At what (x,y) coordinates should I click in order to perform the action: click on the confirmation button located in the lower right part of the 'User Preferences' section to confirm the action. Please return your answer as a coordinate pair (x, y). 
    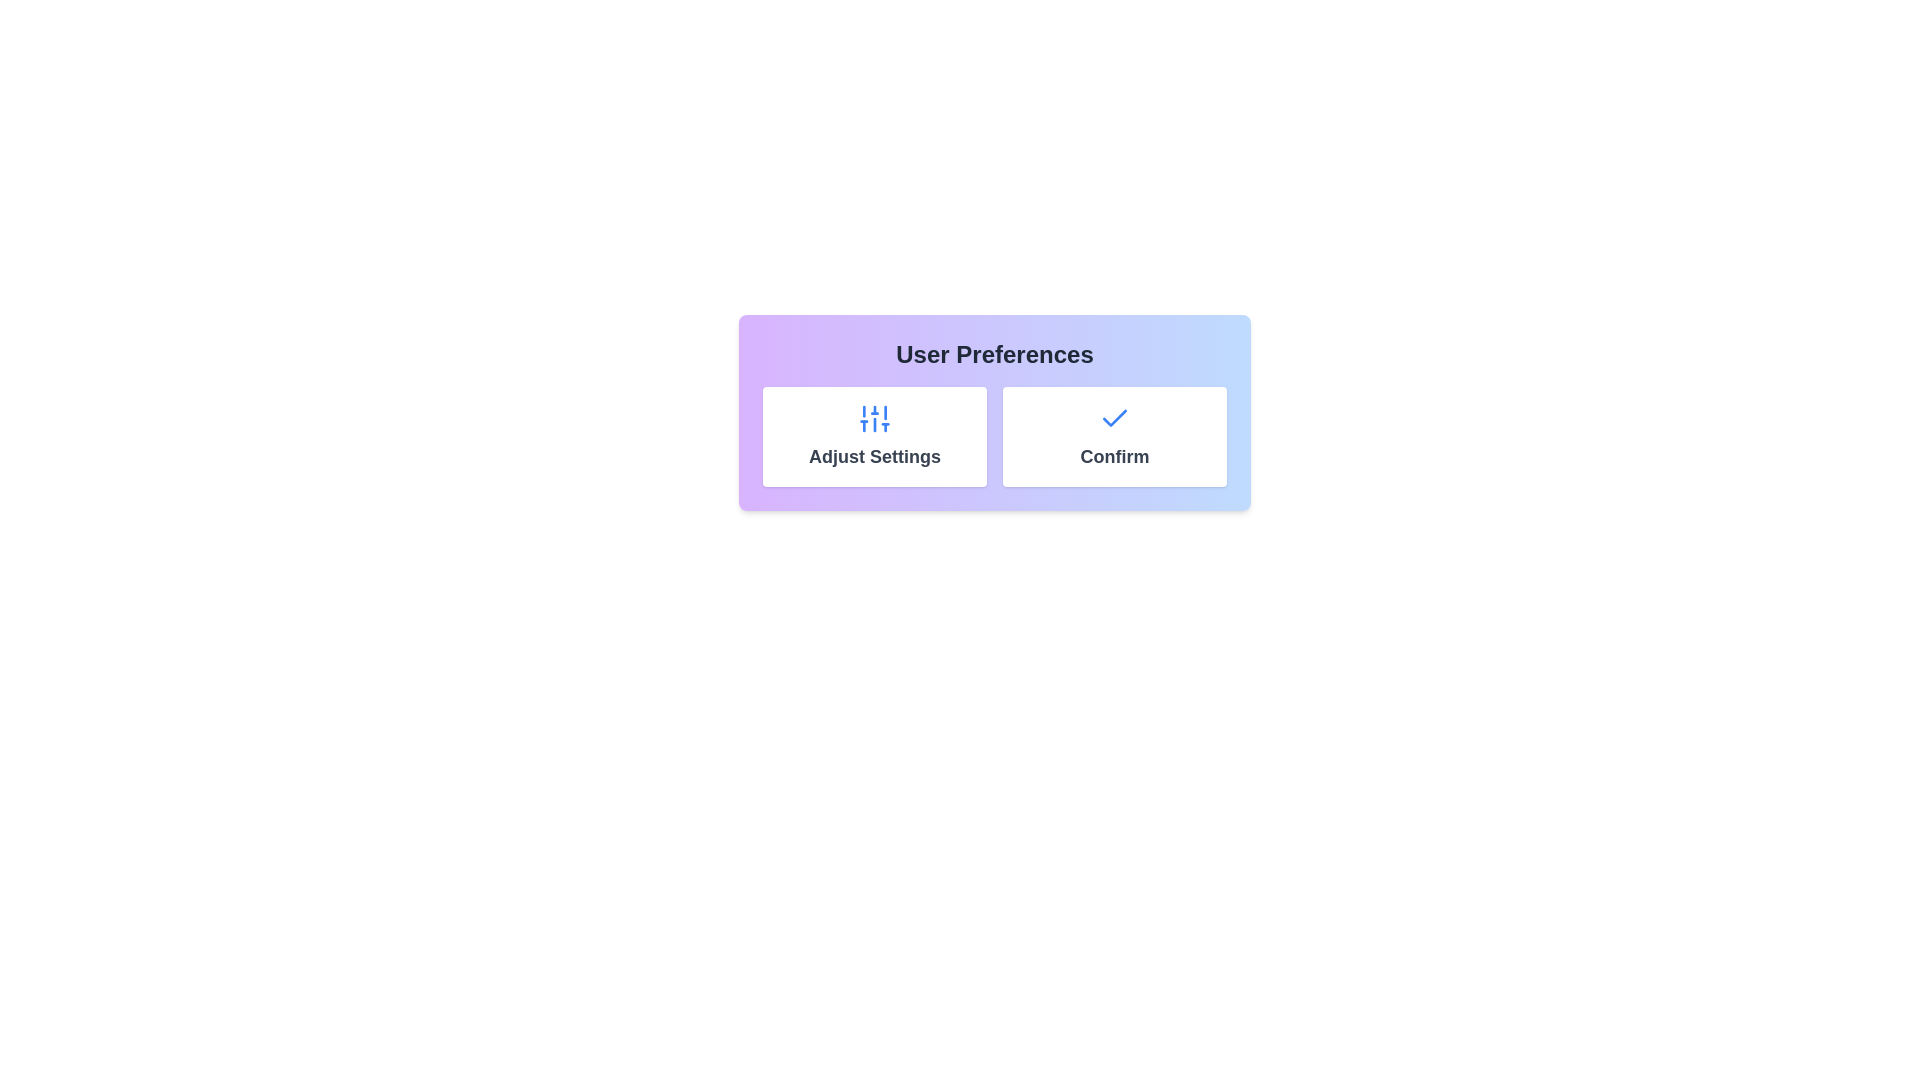
    Looking at the image, I should click on (1113, 435).